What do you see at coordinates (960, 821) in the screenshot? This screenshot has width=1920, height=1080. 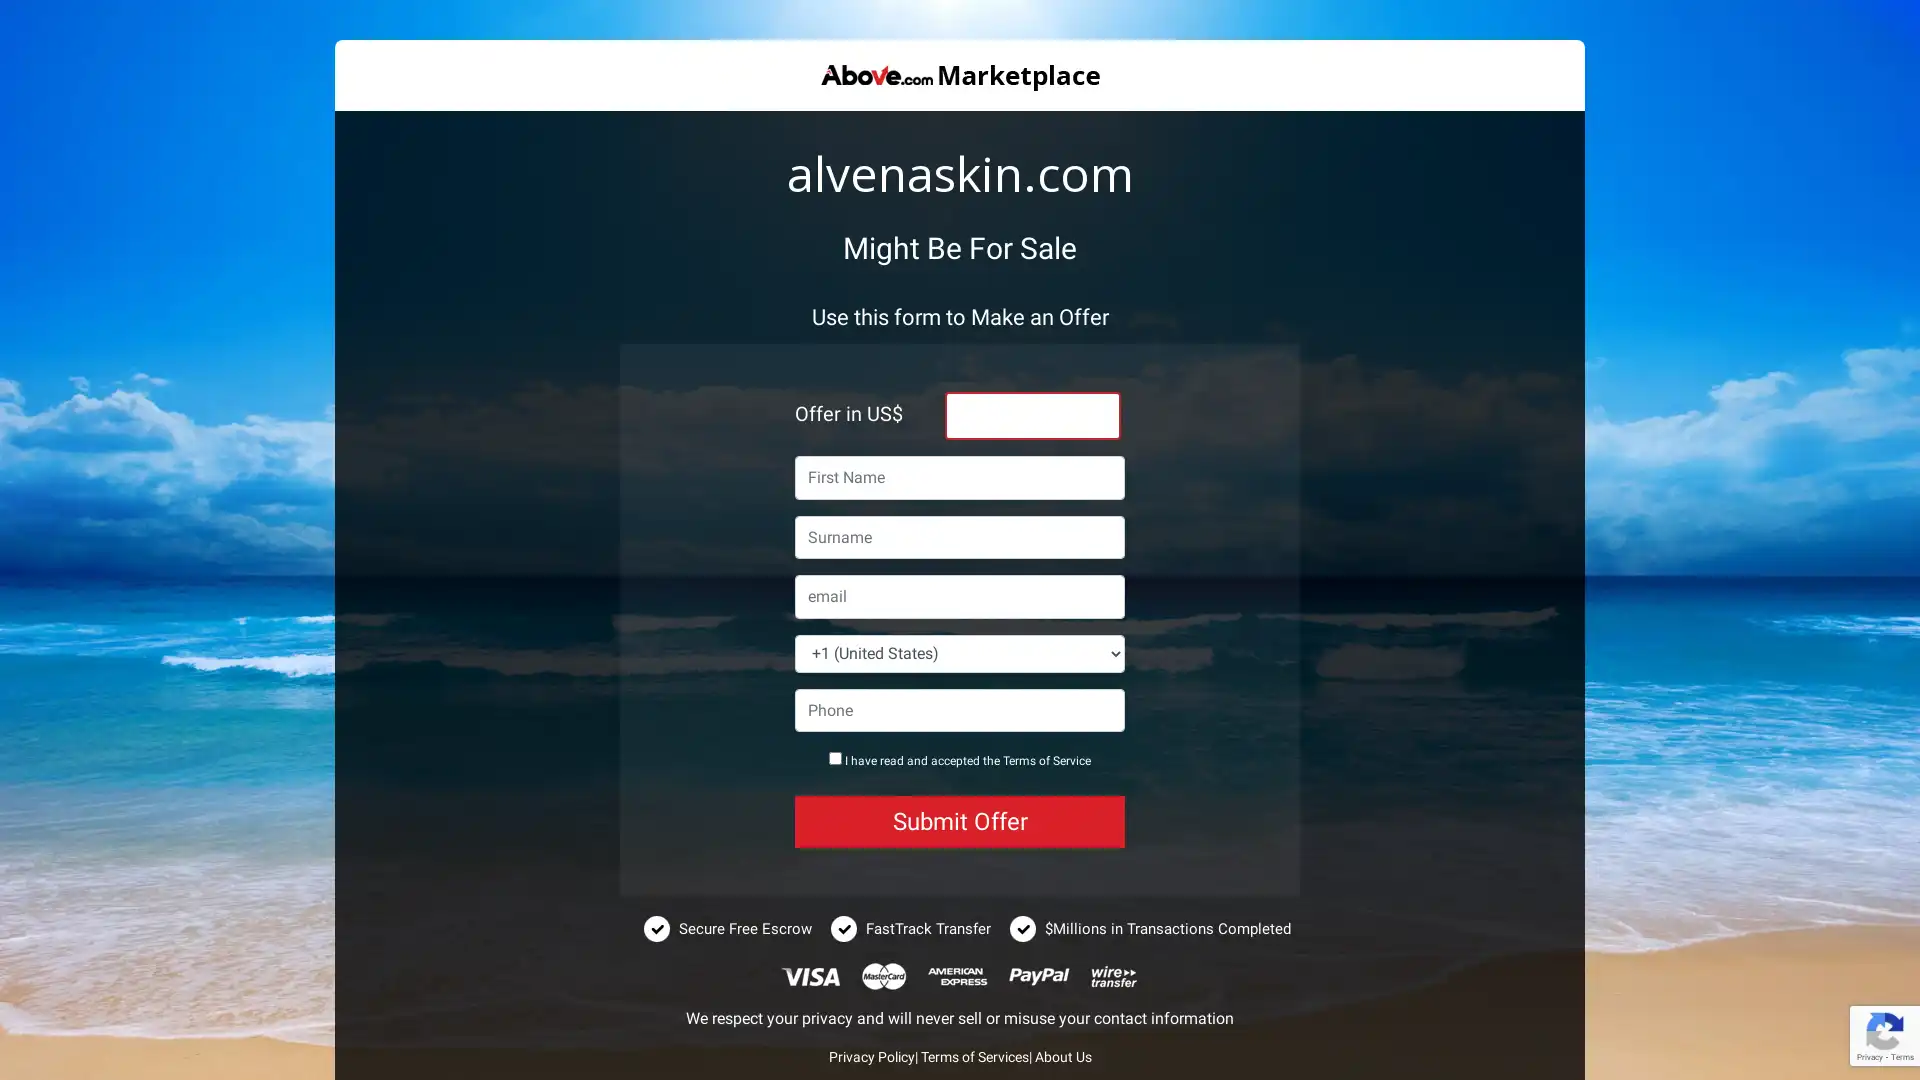 I see `Submit Offer` at bounding box center [960, 821].